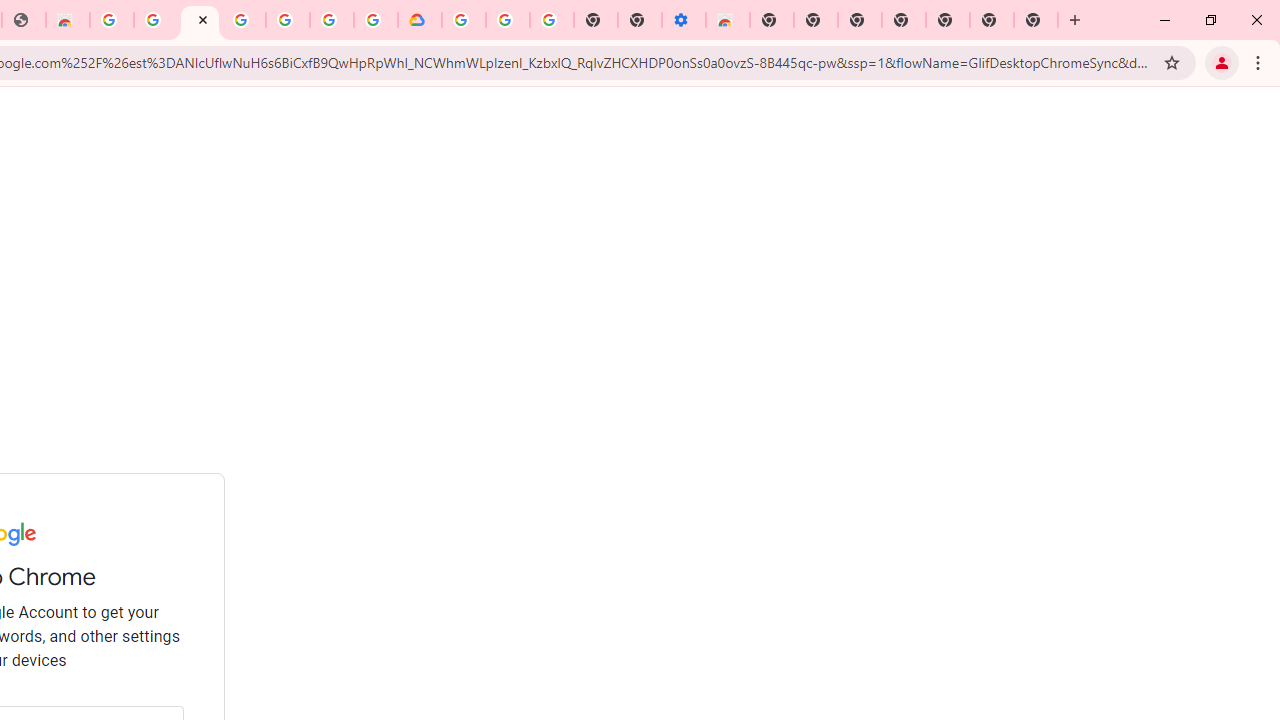  What do you see at coordinates (727, 20) in the screenshot?
I see `'Chrome Web Store - Accessibility extensions'` at bounding box center [727, 20].